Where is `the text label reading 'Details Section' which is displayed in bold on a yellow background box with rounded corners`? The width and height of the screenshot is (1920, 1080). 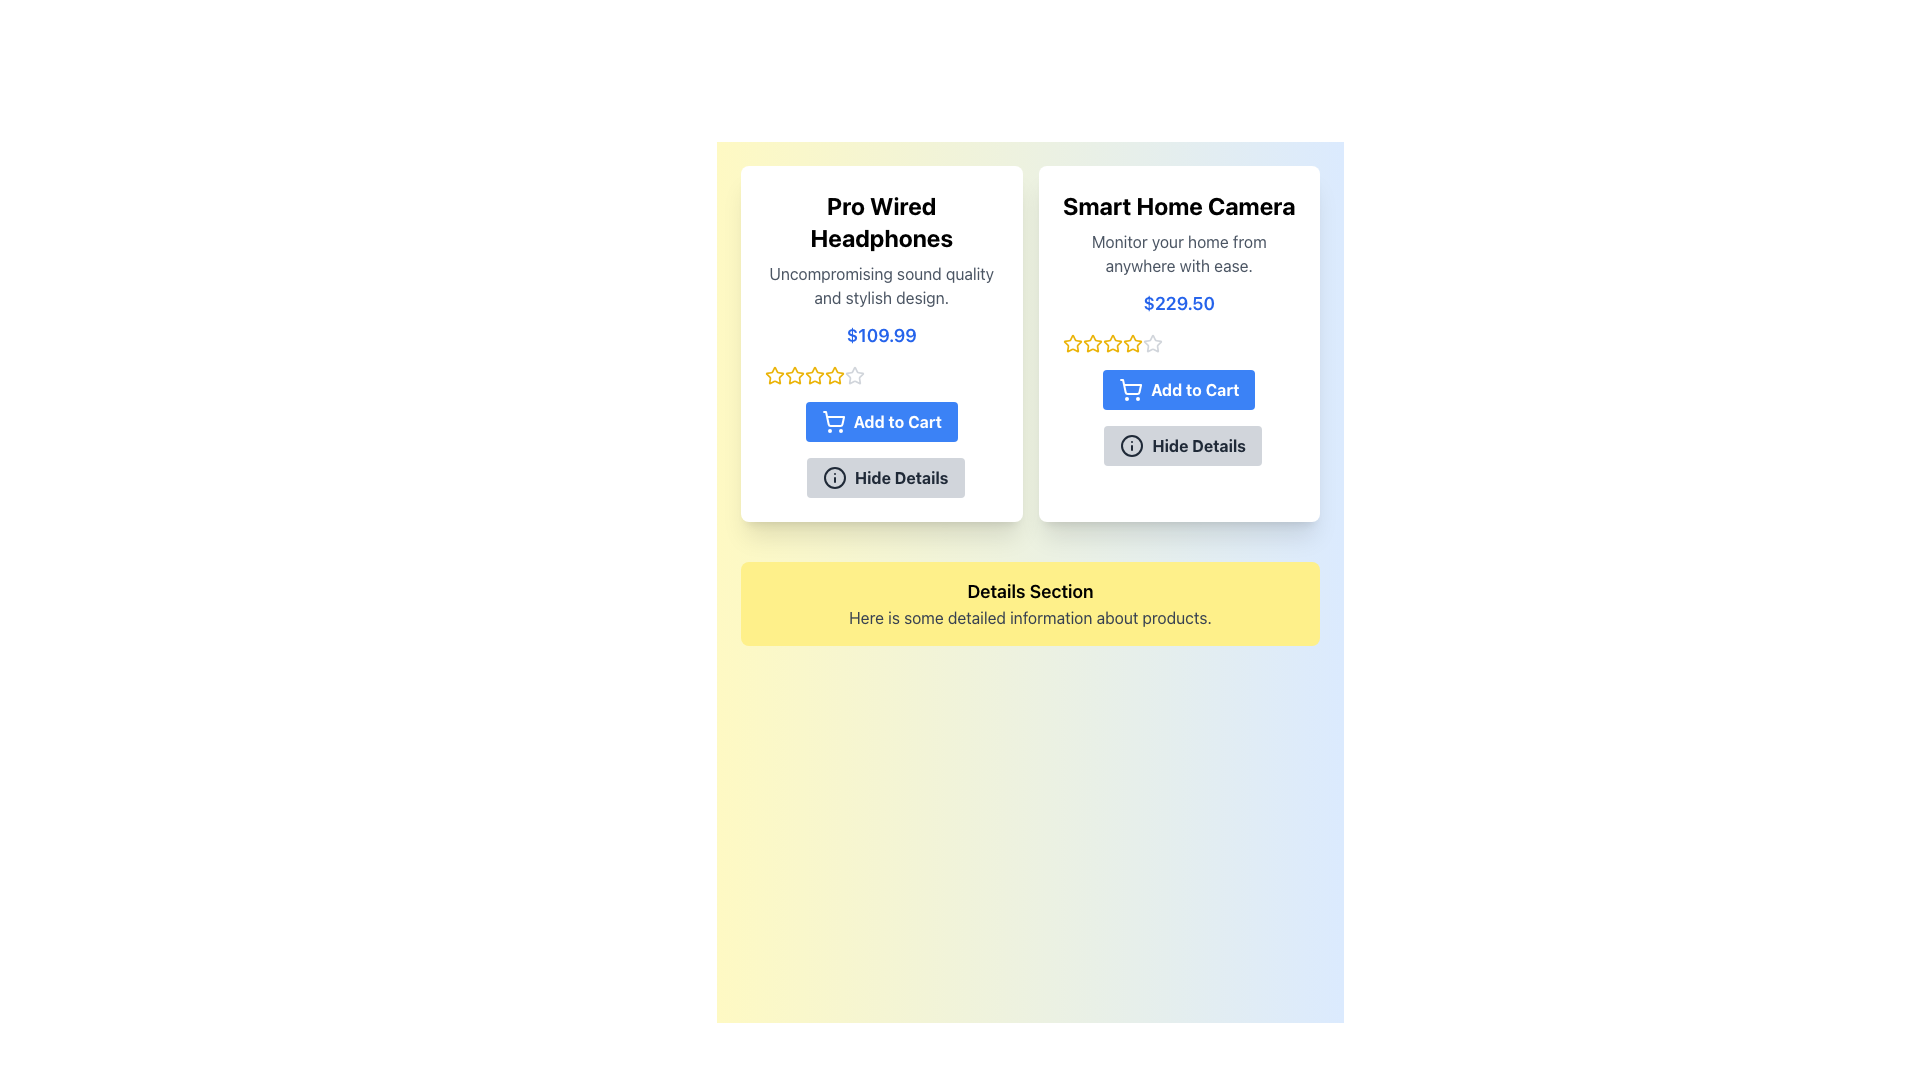
the text label reading 'Details Section' which is displayed in bold on a yellow background box with rounded corners is located at coordinates (1030, 590).